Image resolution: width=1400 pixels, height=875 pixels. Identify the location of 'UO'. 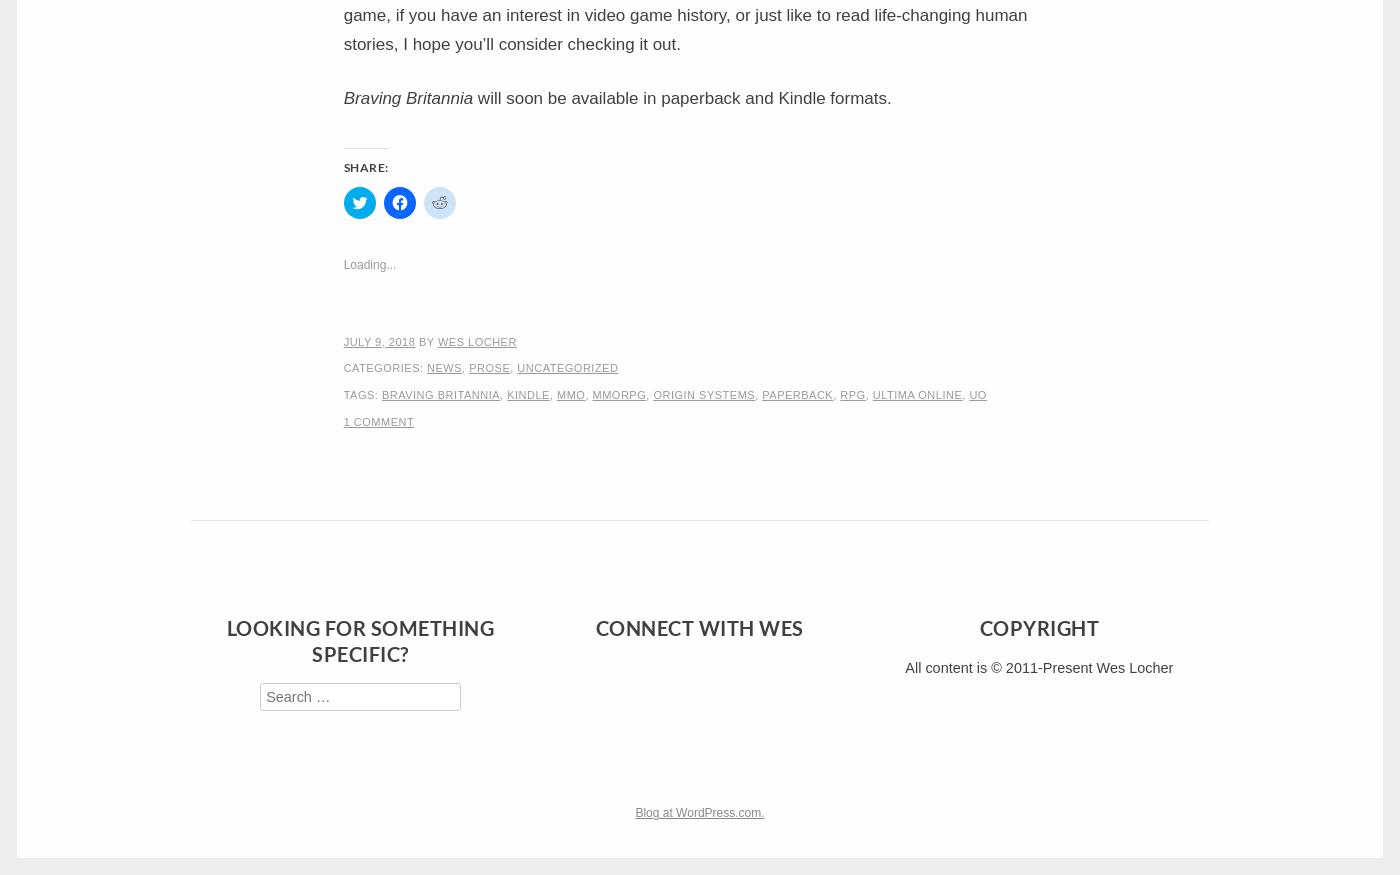
(977, 393).